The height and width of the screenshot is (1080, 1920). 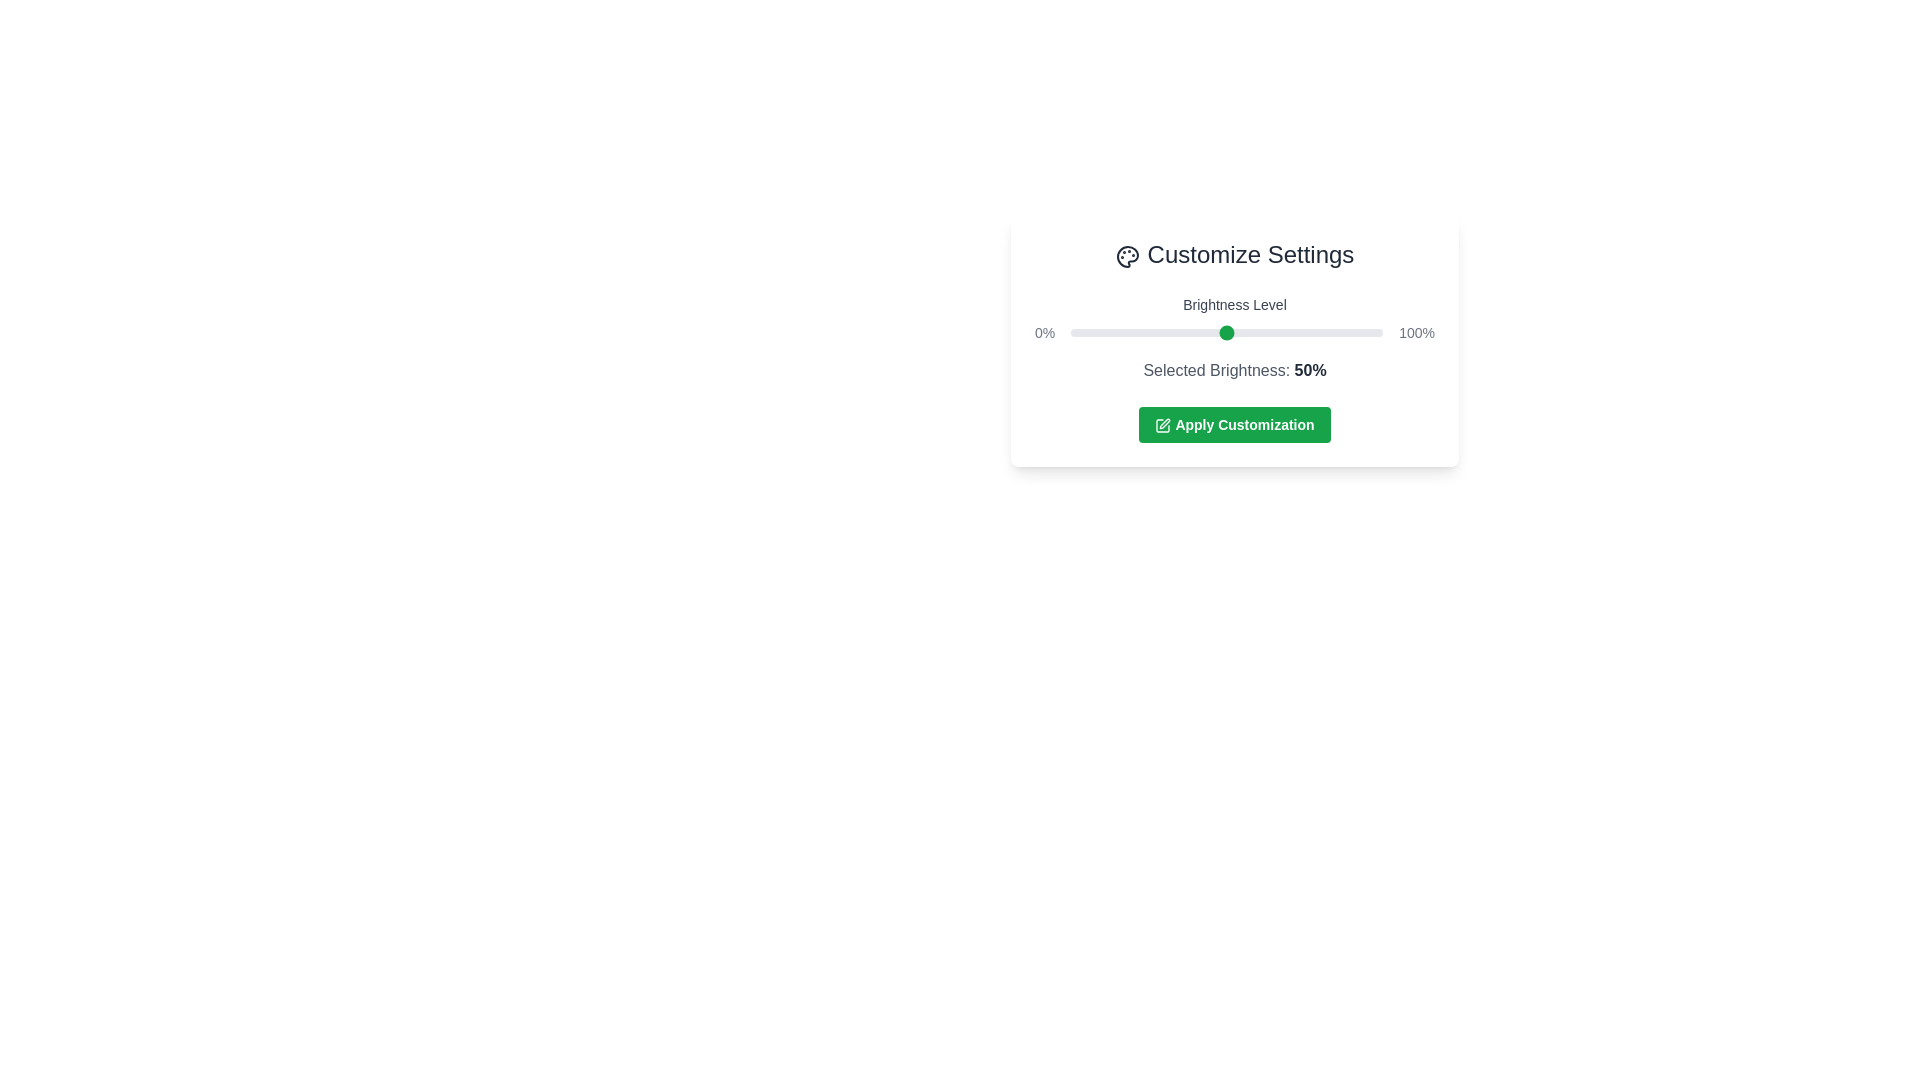 What do you see at coordinates (1310, 370) in the screenshot?
I see `the '50%' text label that indicates the currently selected brightness level, which is positioned to the right of the label 'Selected Brightness:' and displayed in bold, dark font` at bounding box center [1310, 370].